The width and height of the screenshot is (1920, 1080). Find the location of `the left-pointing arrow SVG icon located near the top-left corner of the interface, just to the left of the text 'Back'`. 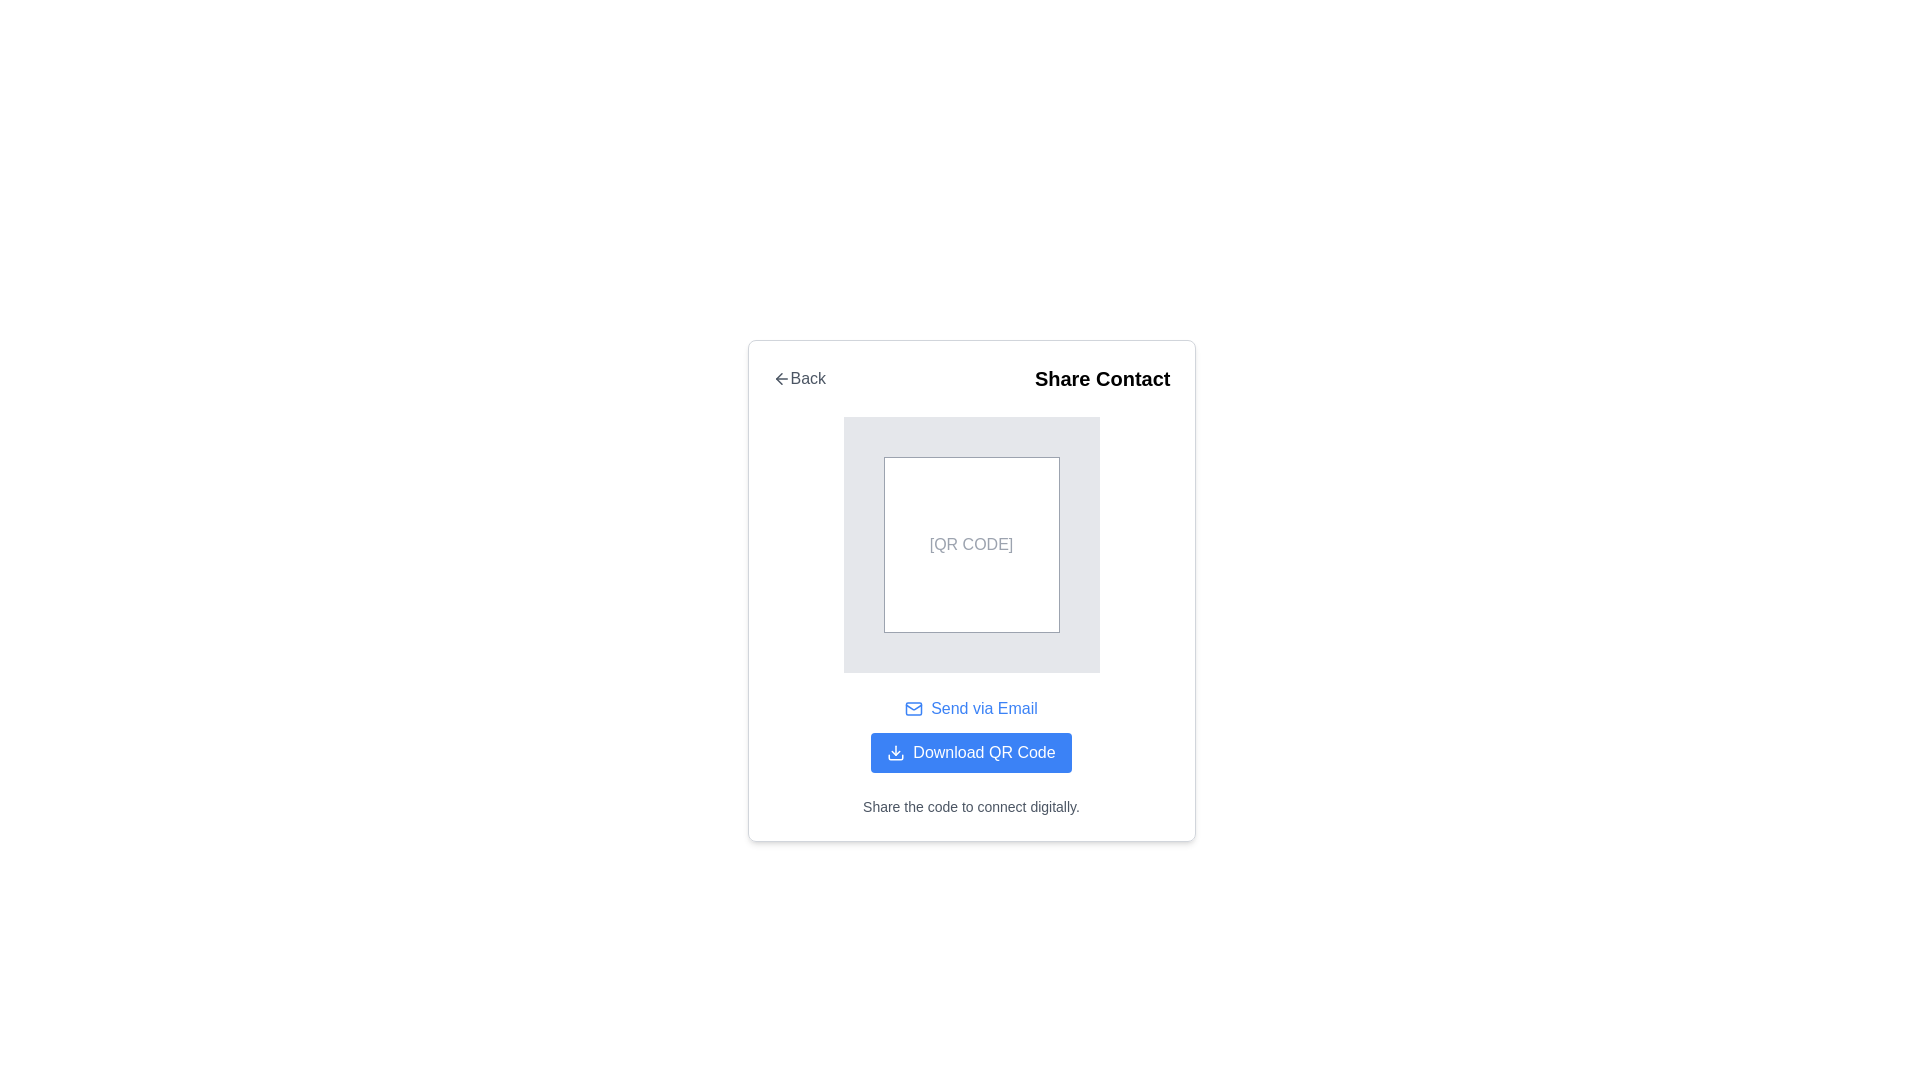

the left-pointing arrow SVG icon located near the top-left corner of the interface, just to the left of the text 'Back' is located at coordinates (780, 378).